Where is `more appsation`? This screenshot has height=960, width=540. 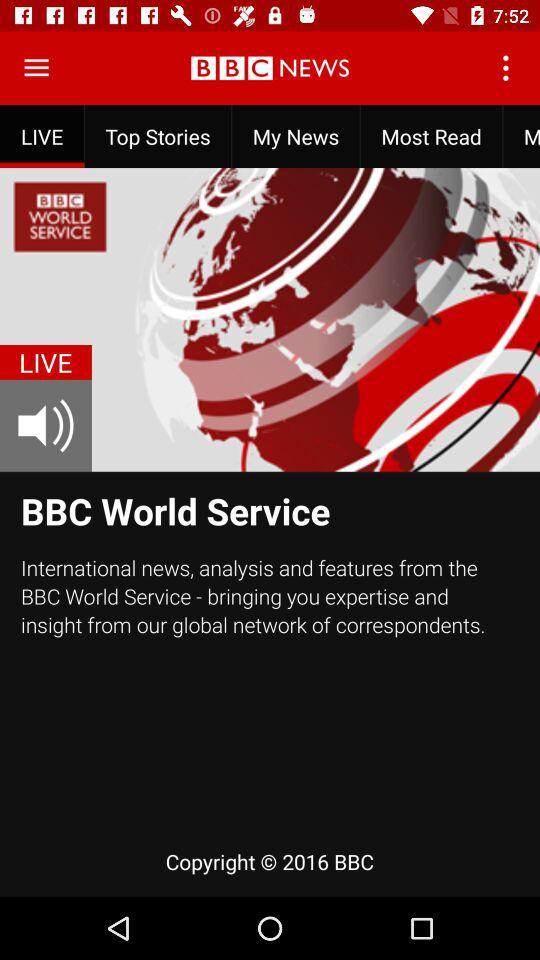
more appsation is located at coordinates (36, 68).